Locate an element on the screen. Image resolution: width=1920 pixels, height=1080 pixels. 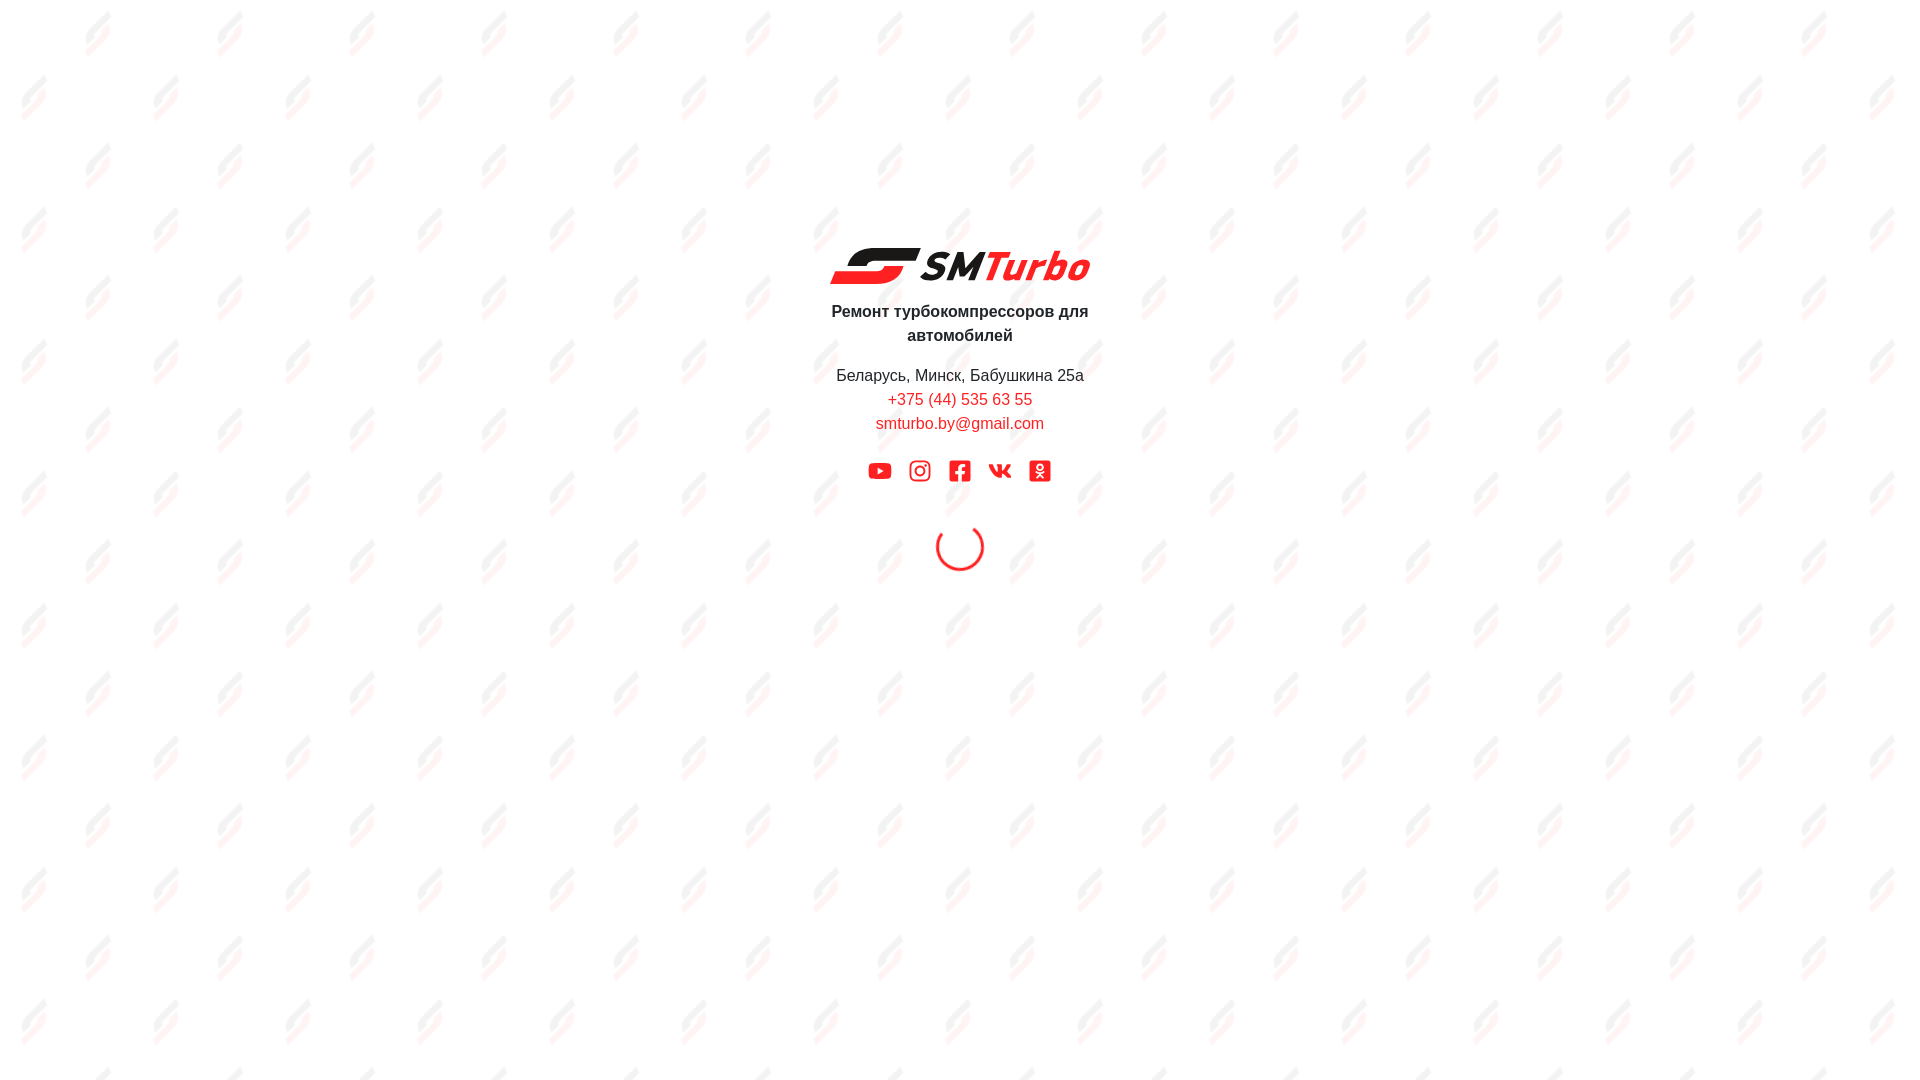
'+375 (44) 535 63 55' is located at coordinates (960, 399).